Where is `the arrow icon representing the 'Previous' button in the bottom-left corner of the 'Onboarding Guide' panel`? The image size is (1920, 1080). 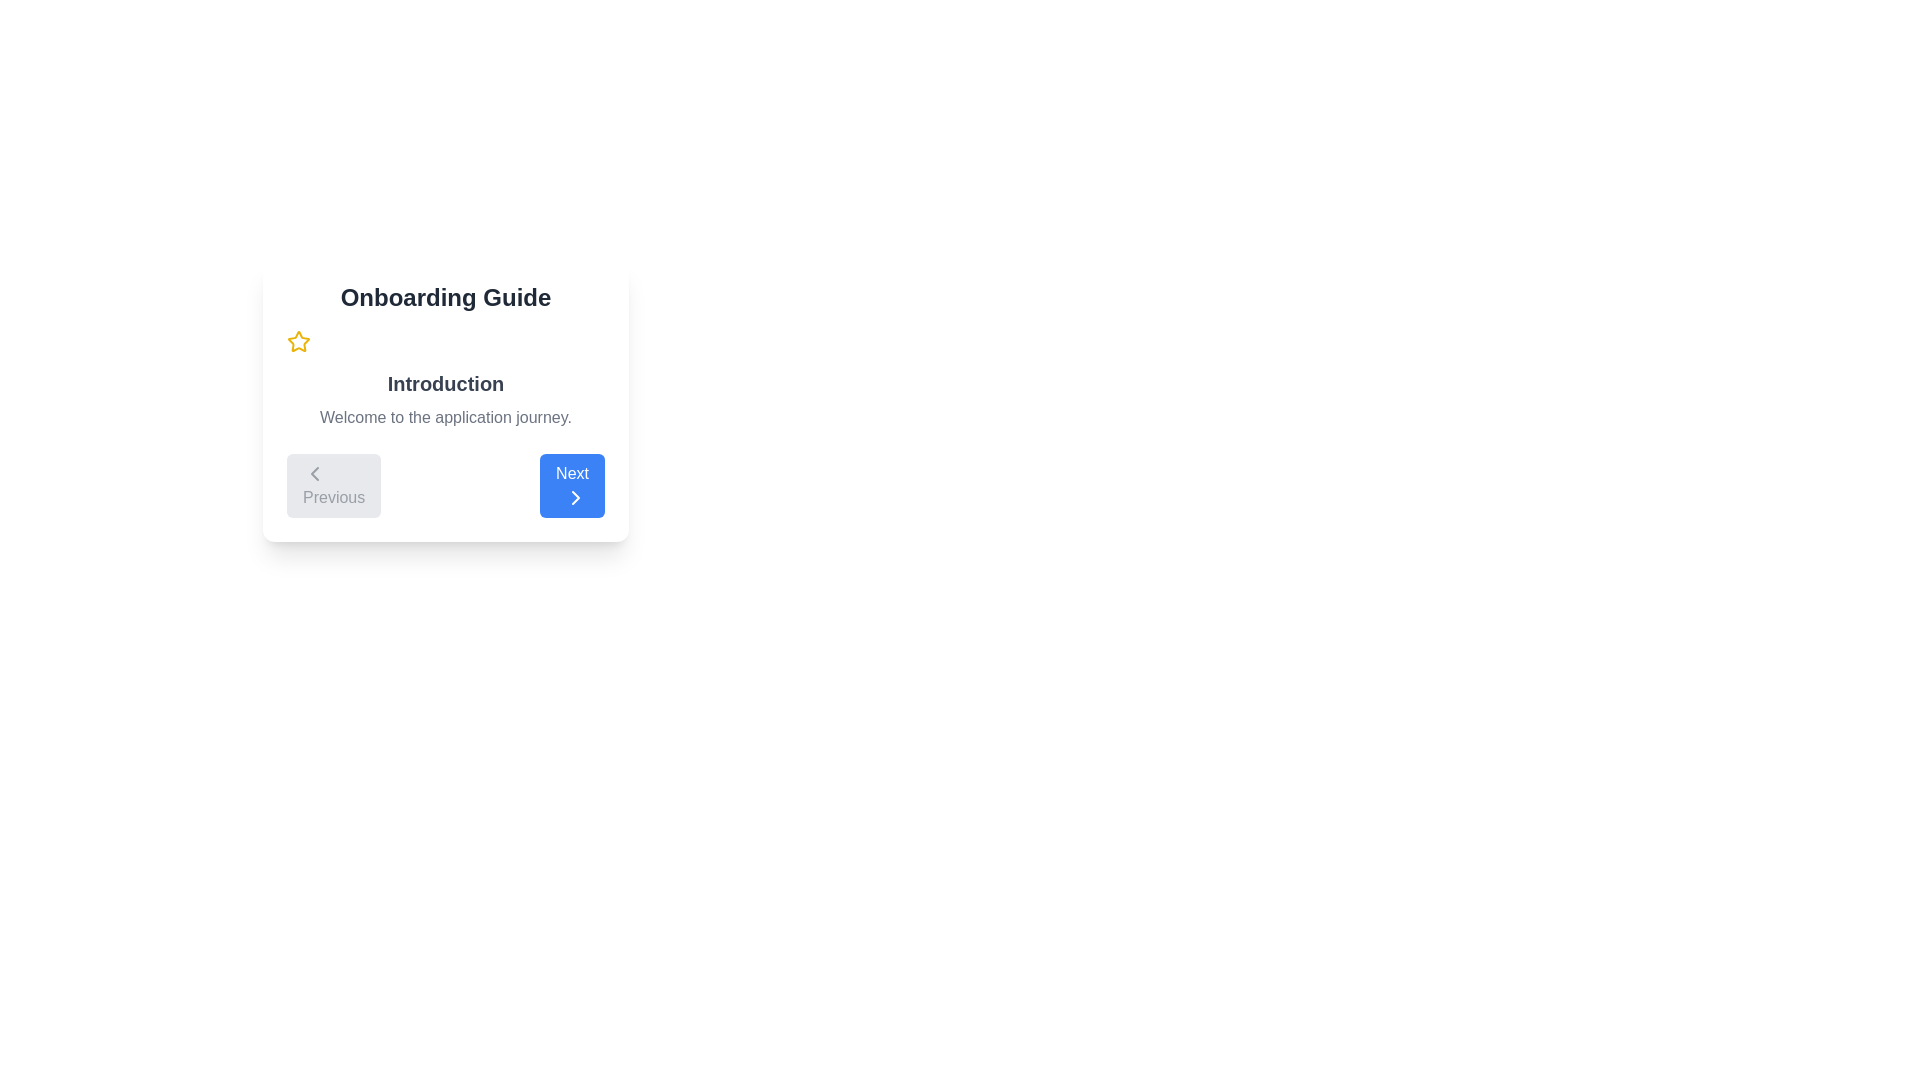 the arrow icon representing the 'Previous' button in the bottom-left corner of the 'Onboarding Guide' panel is located at coordinates (314, 474).